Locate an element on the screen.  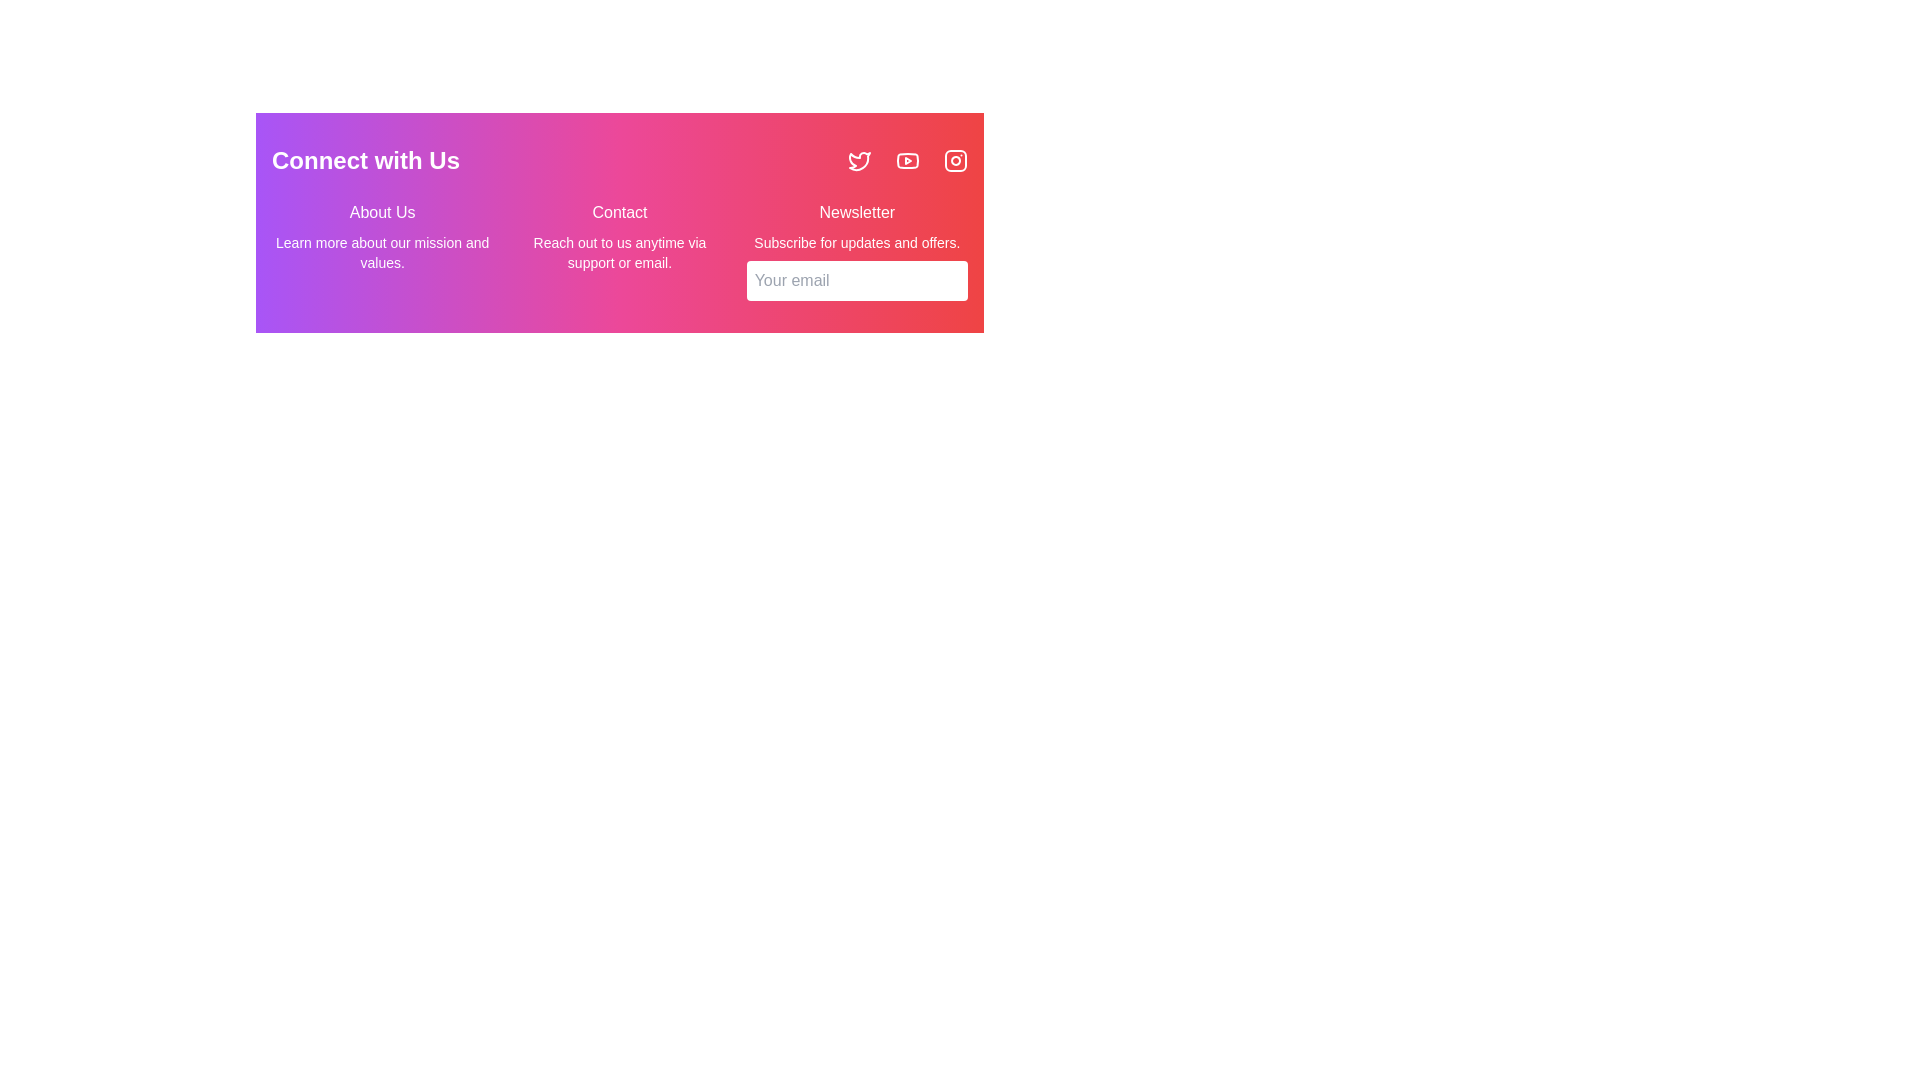
the Informational text block with the header 'Contact', which contains a message about reaching out via support or email, located in the middle column of a three-column layout is located at coordinates (618, 249).